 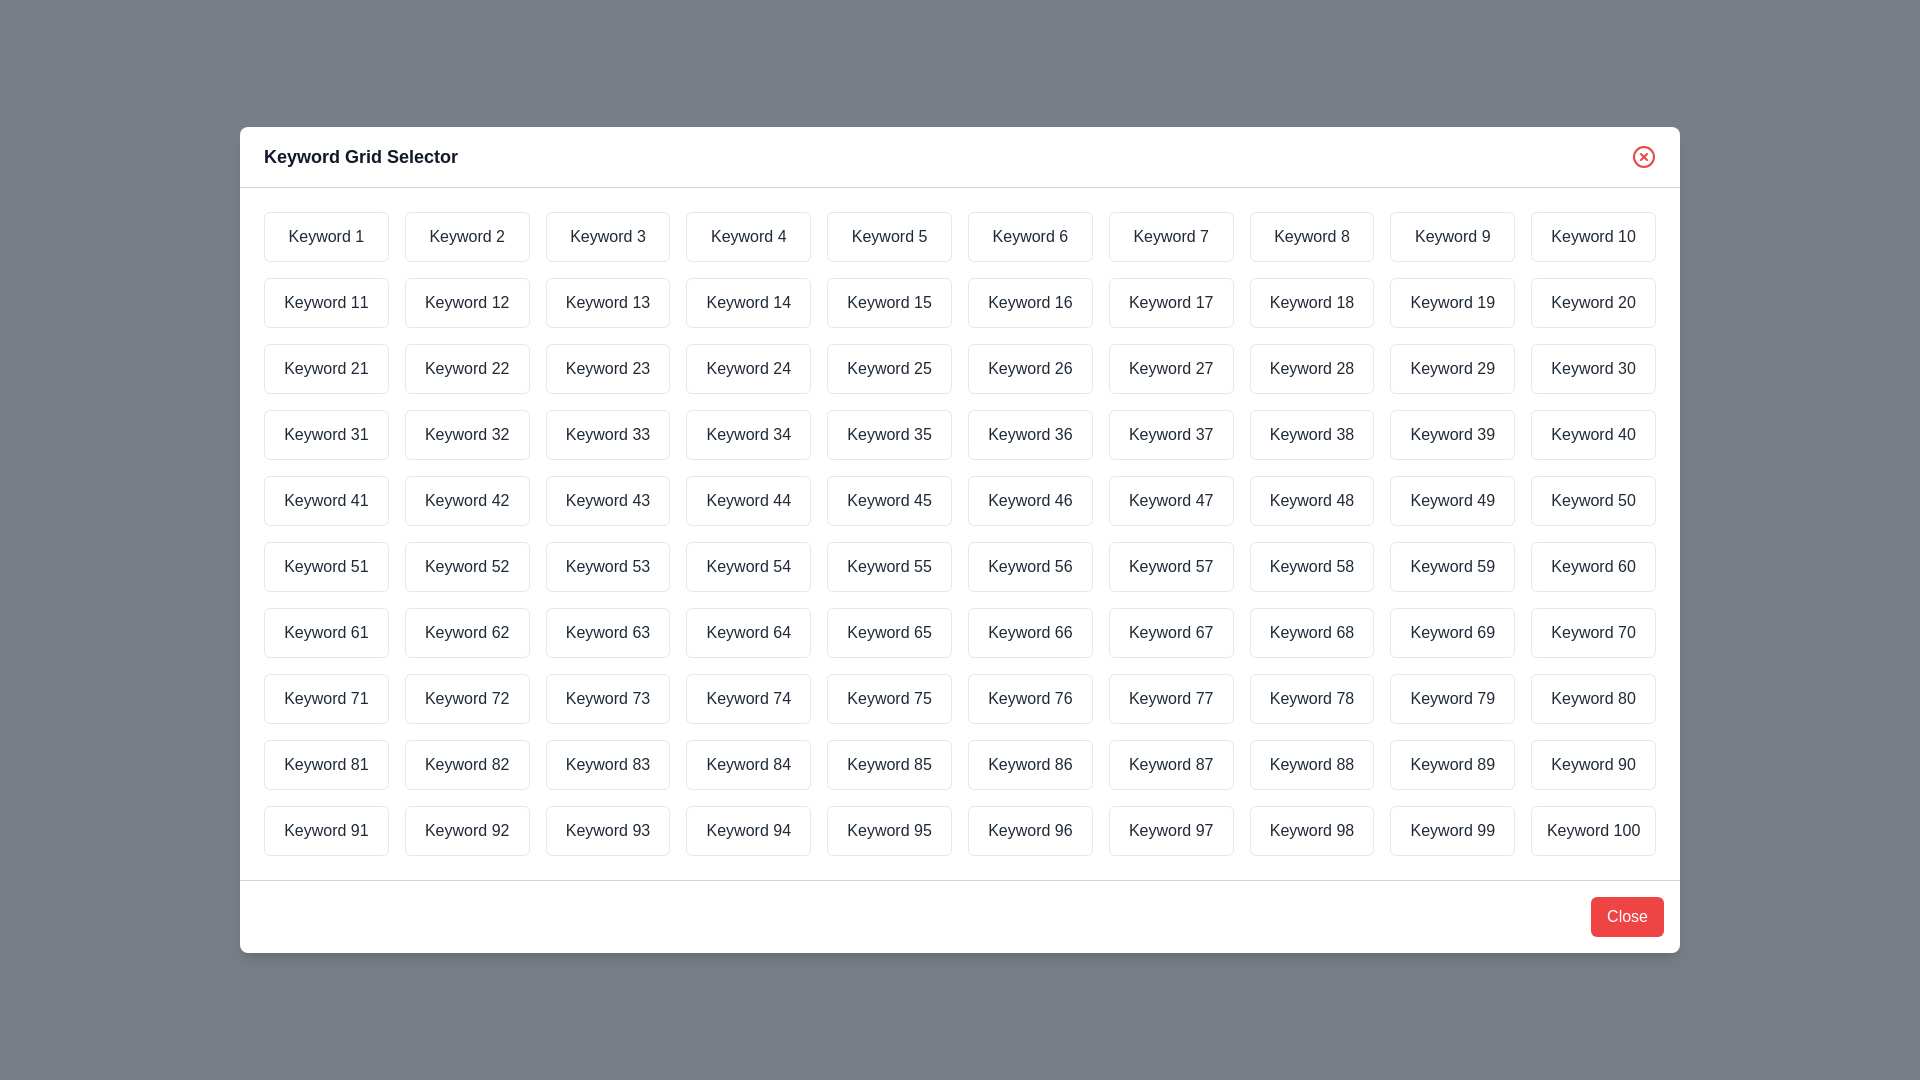 I want to click on the keyword Keyword 2 by clicking on it, so click(x=465, y=235).